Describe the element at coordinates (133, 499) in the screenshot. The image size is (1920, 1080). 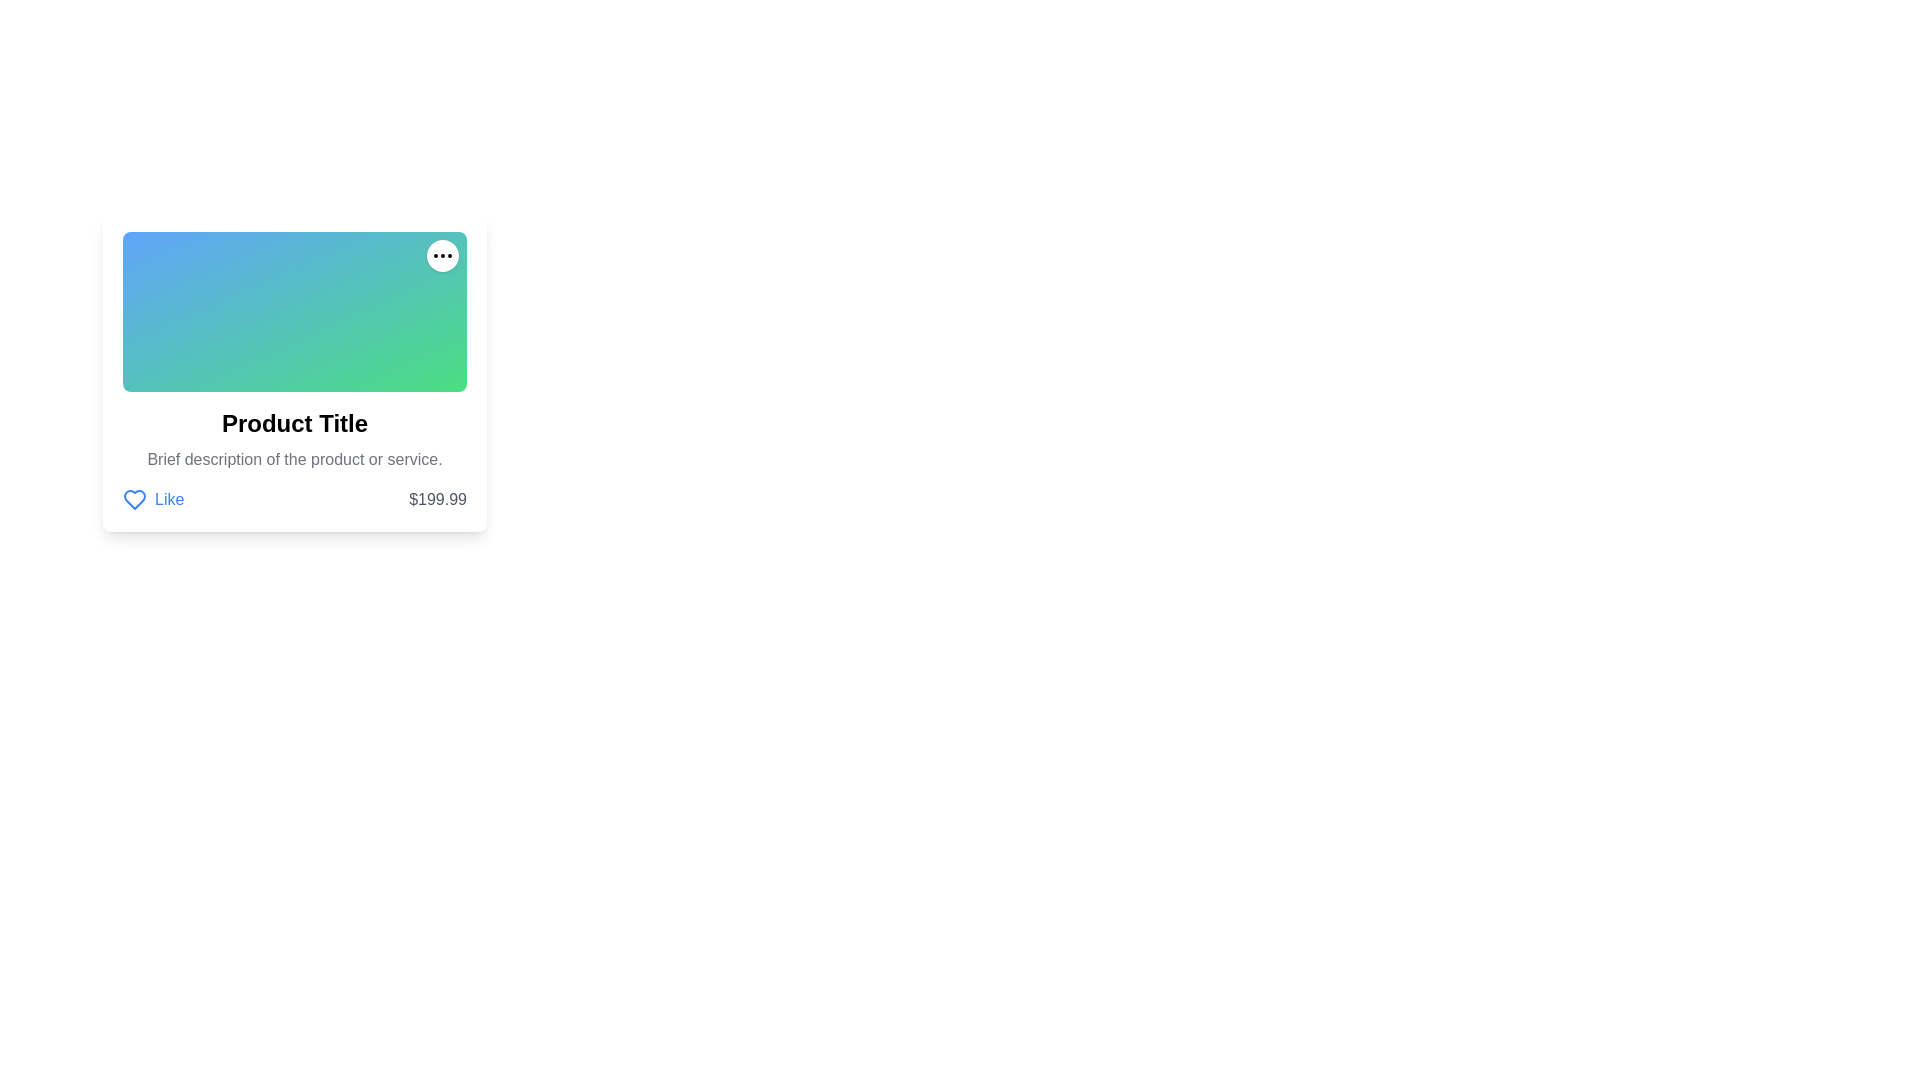
I see `the like icon located in the lower-left region of the product card, aligned with the 'Like' text label` at that location.